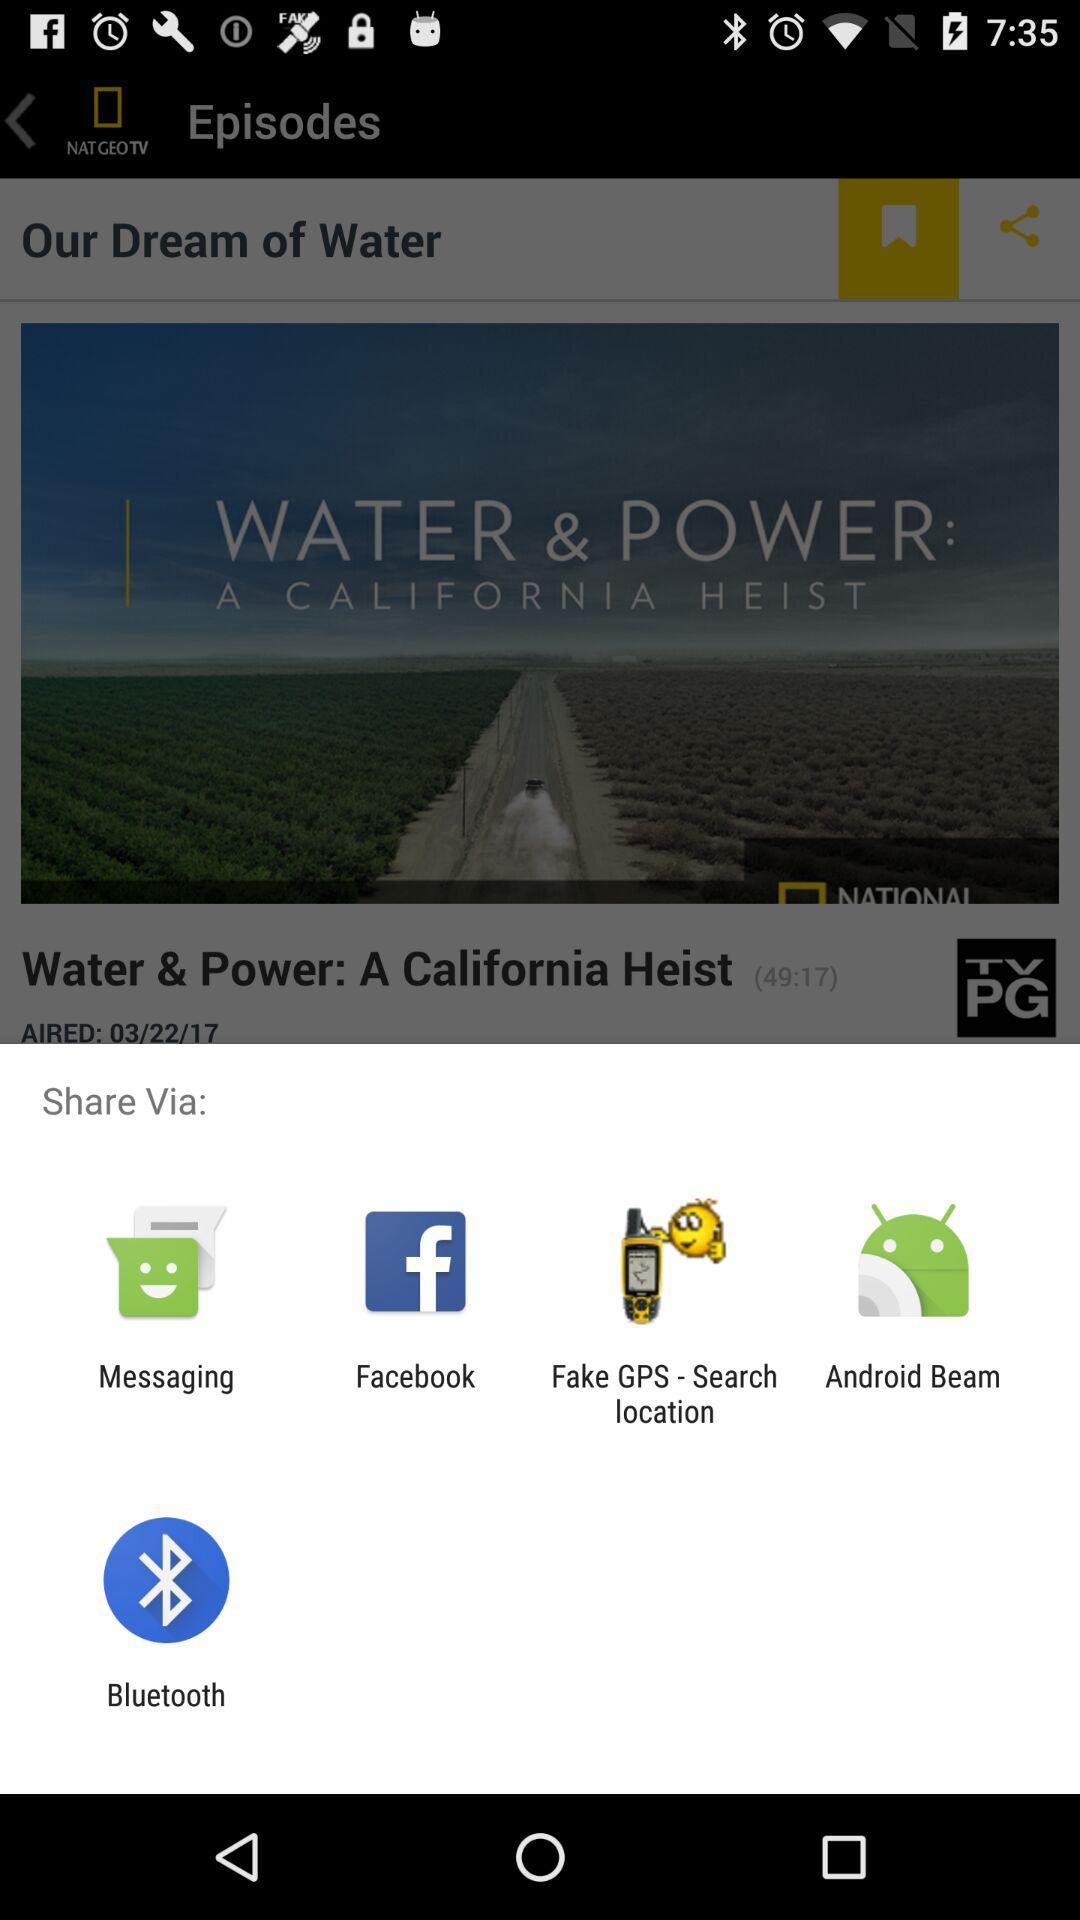 The width and height of the screenshot is (1080, 1920). Describe the element at coordinates (913, 1392) in the screenshot. I see `android beam icon` at that location.